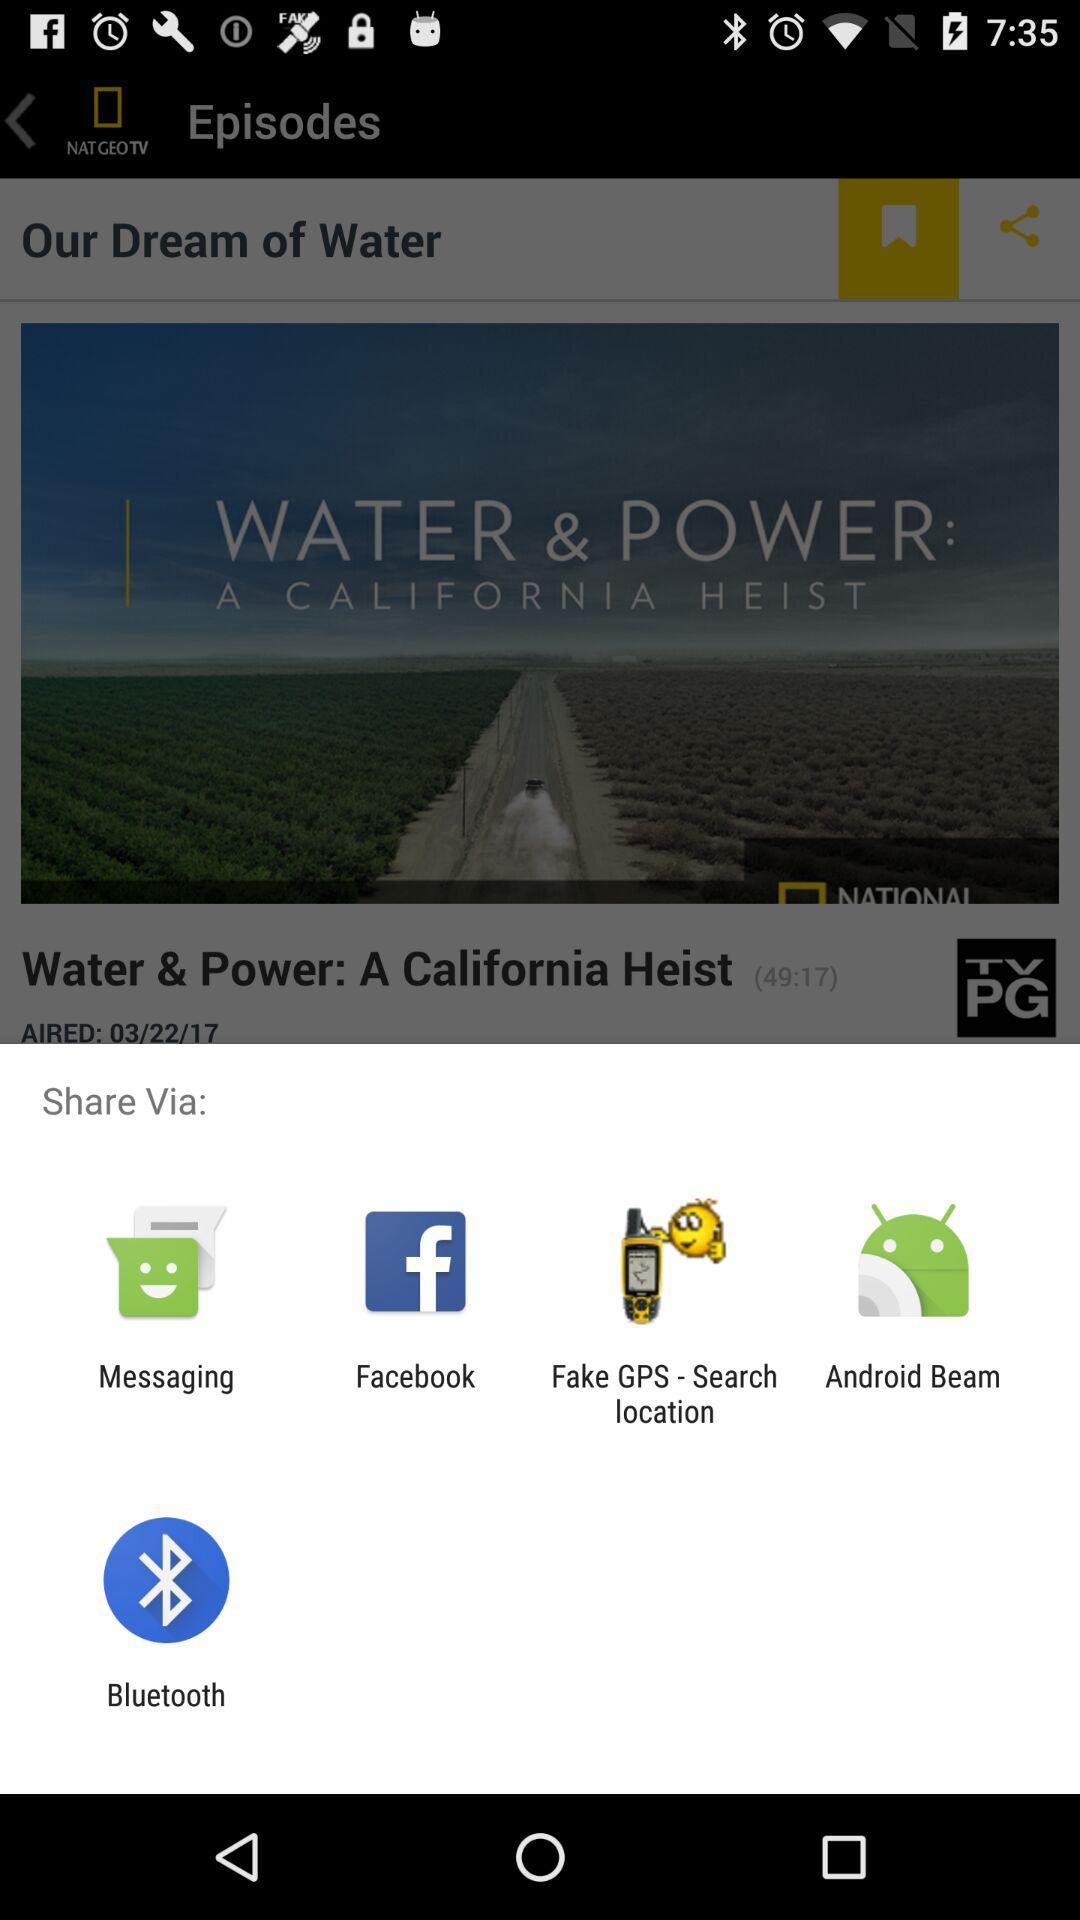 The width and height of the screenshot is (1080, 1920). Describe the element at coordinates (913, 1392) in the screenshot. I see `android beam icon` at that location.